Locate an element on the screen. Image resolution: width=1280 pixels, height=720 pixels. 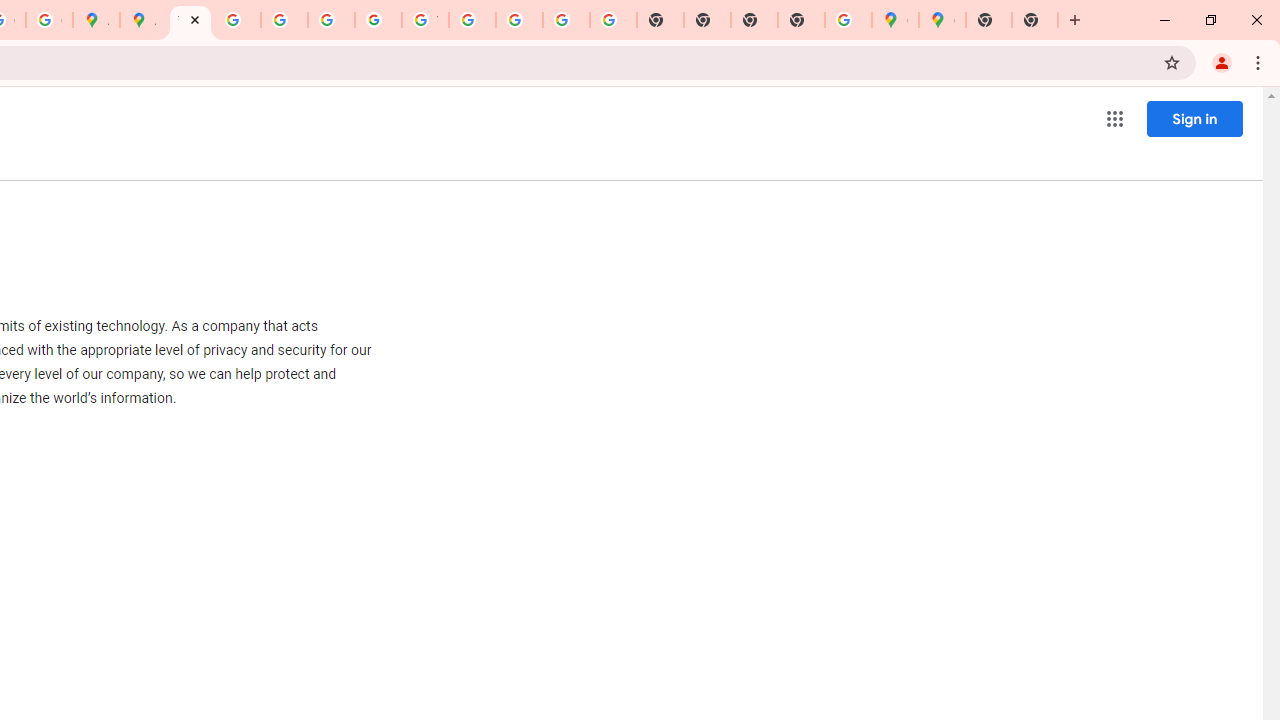
'New Tab' is located at coordinates (989, 20).